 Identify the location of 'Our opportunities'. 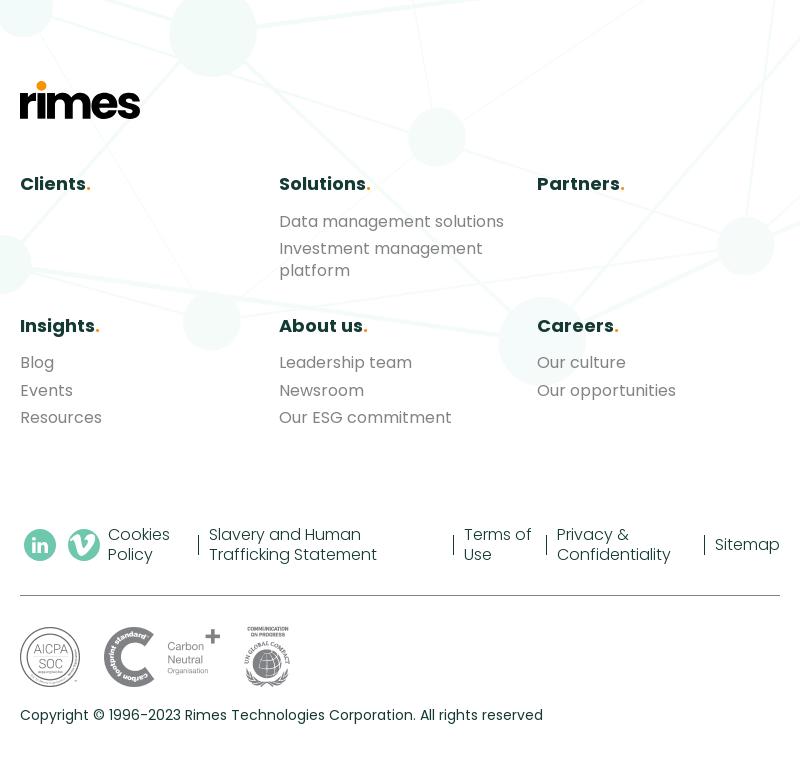
(537, 389).